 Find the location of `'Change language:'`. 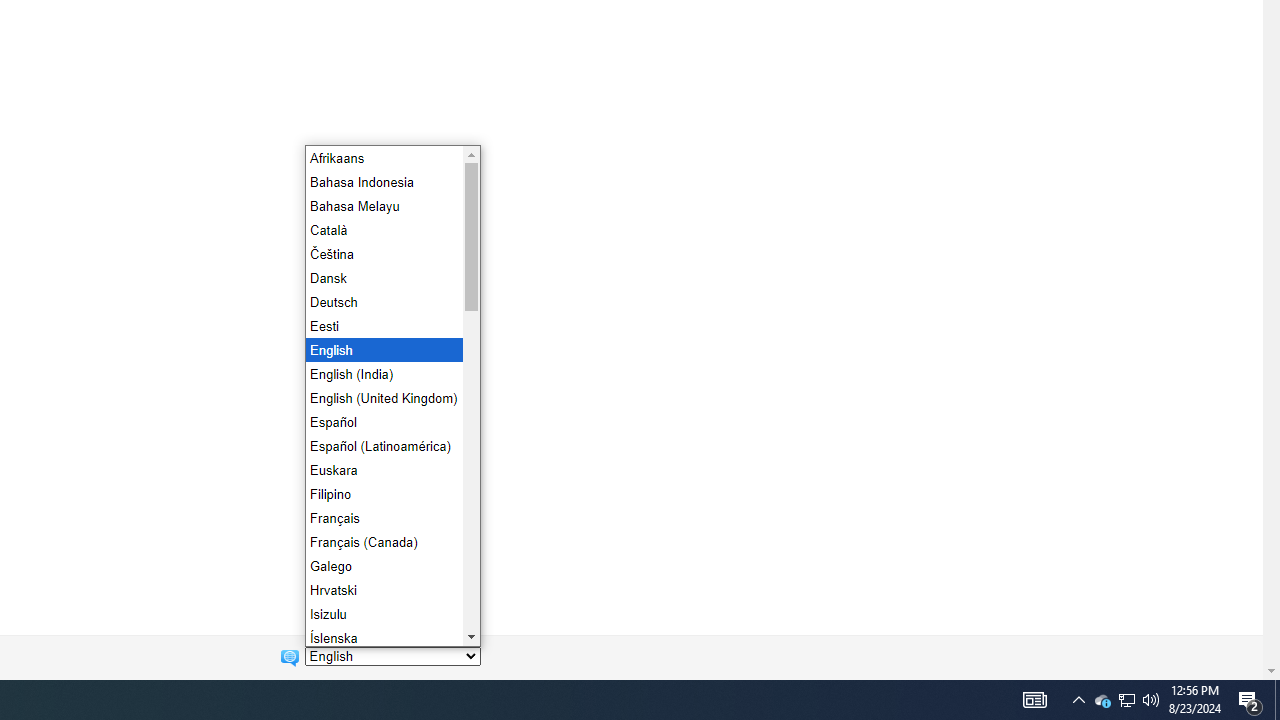

'Change language:' is located at coordinates (392, 656).